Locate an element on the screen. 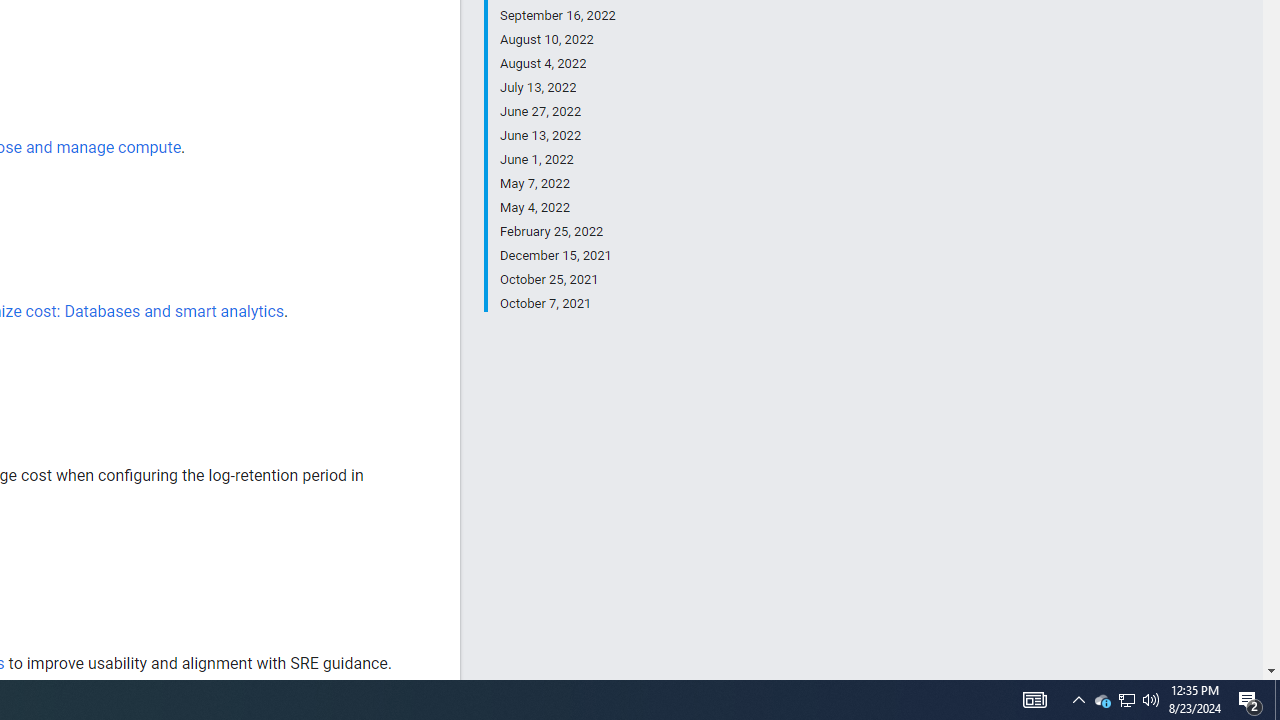  'October 7, 2021' is located at coordinates (557, 302).